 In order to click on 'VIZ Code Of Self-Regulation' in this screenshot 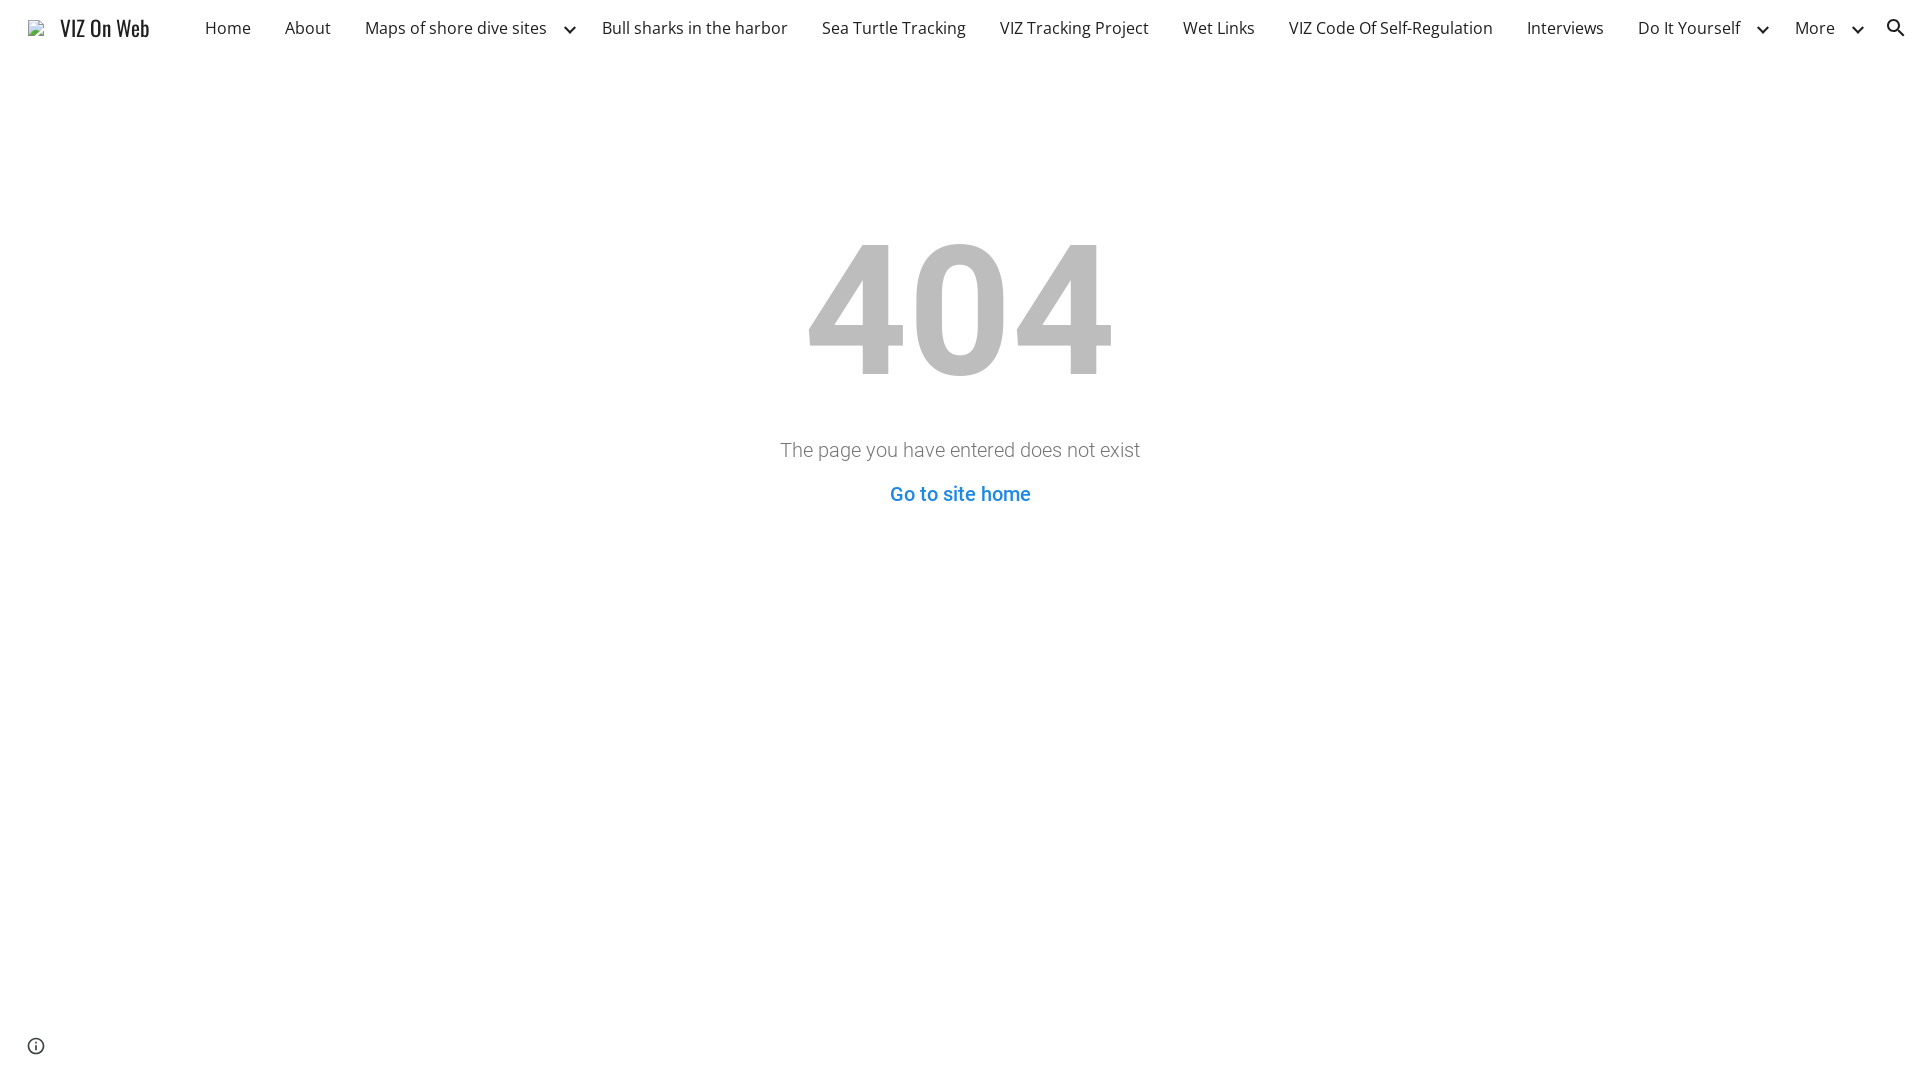, I will do `click(1390, 27)`.